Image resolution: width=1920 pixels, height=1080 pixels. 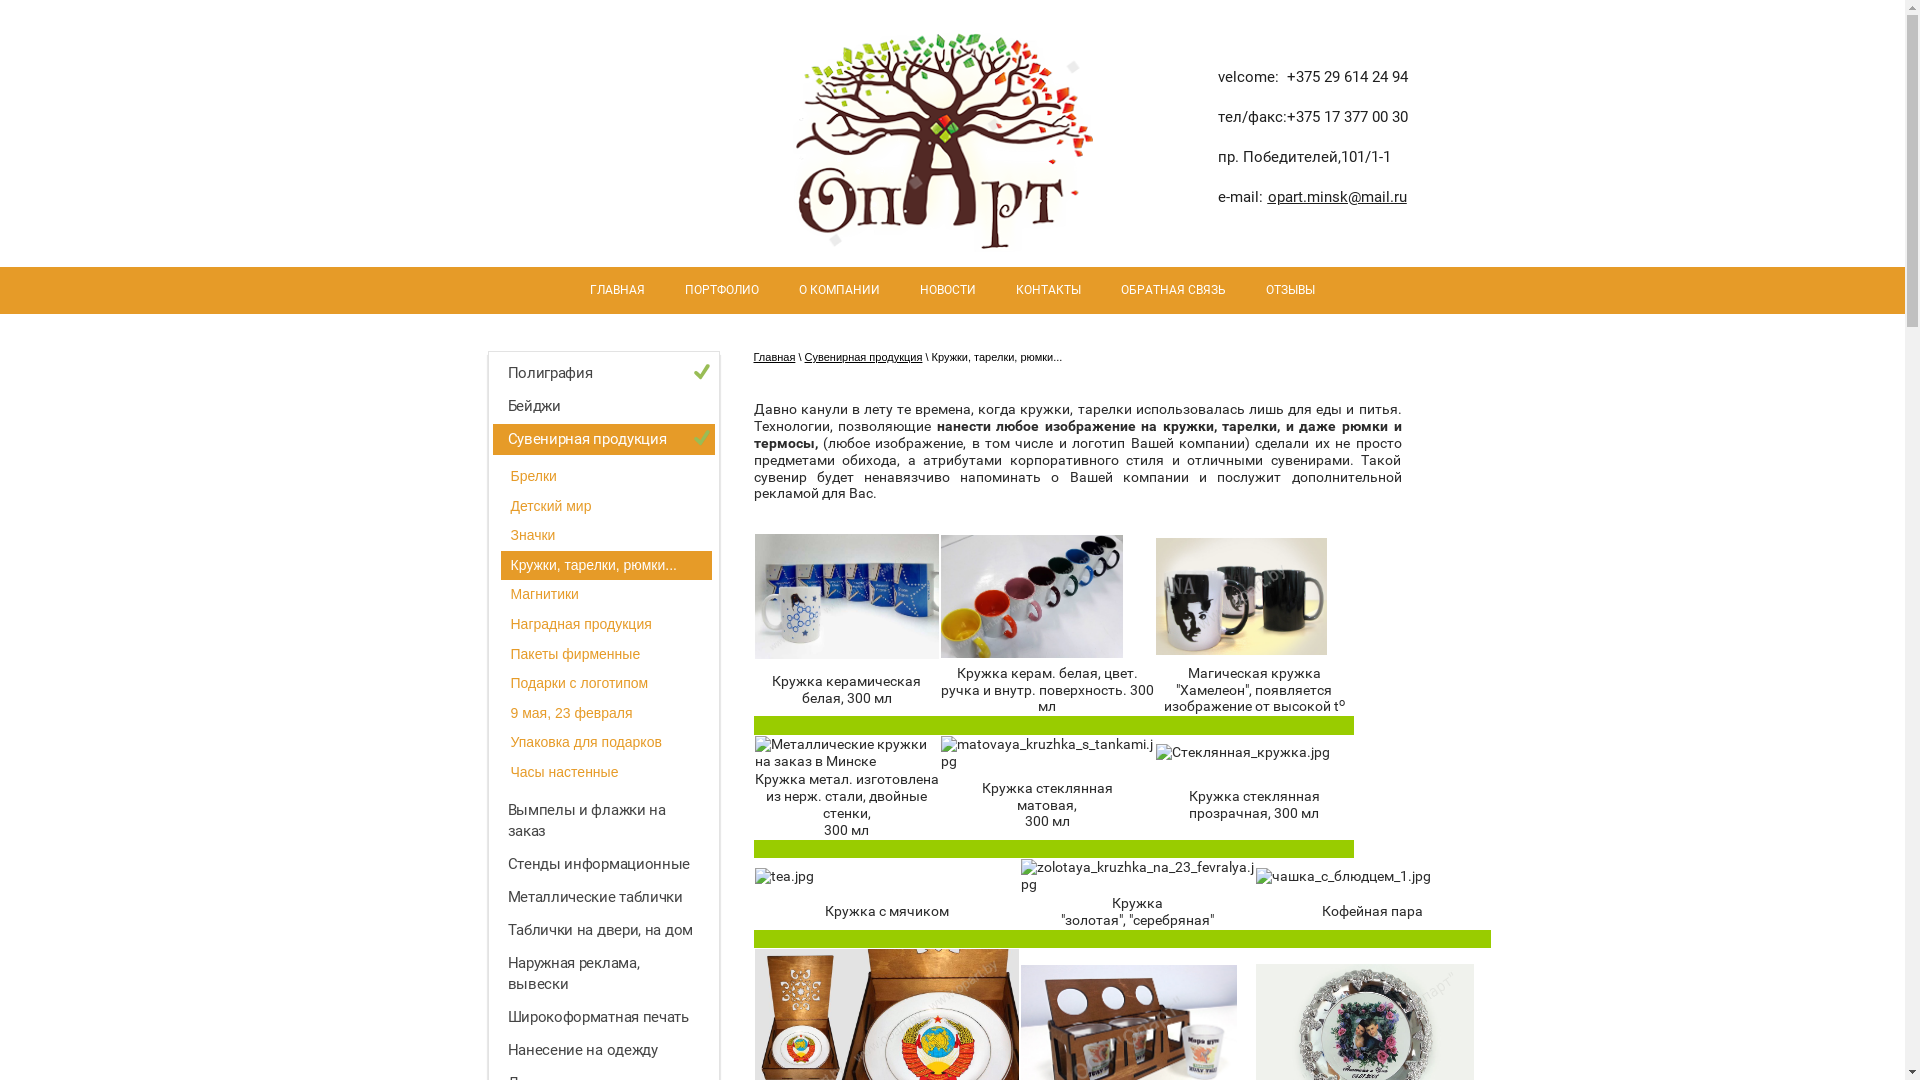 I want to click on 'opart.minsk@mail.ru', so click(x=1337, y=196).